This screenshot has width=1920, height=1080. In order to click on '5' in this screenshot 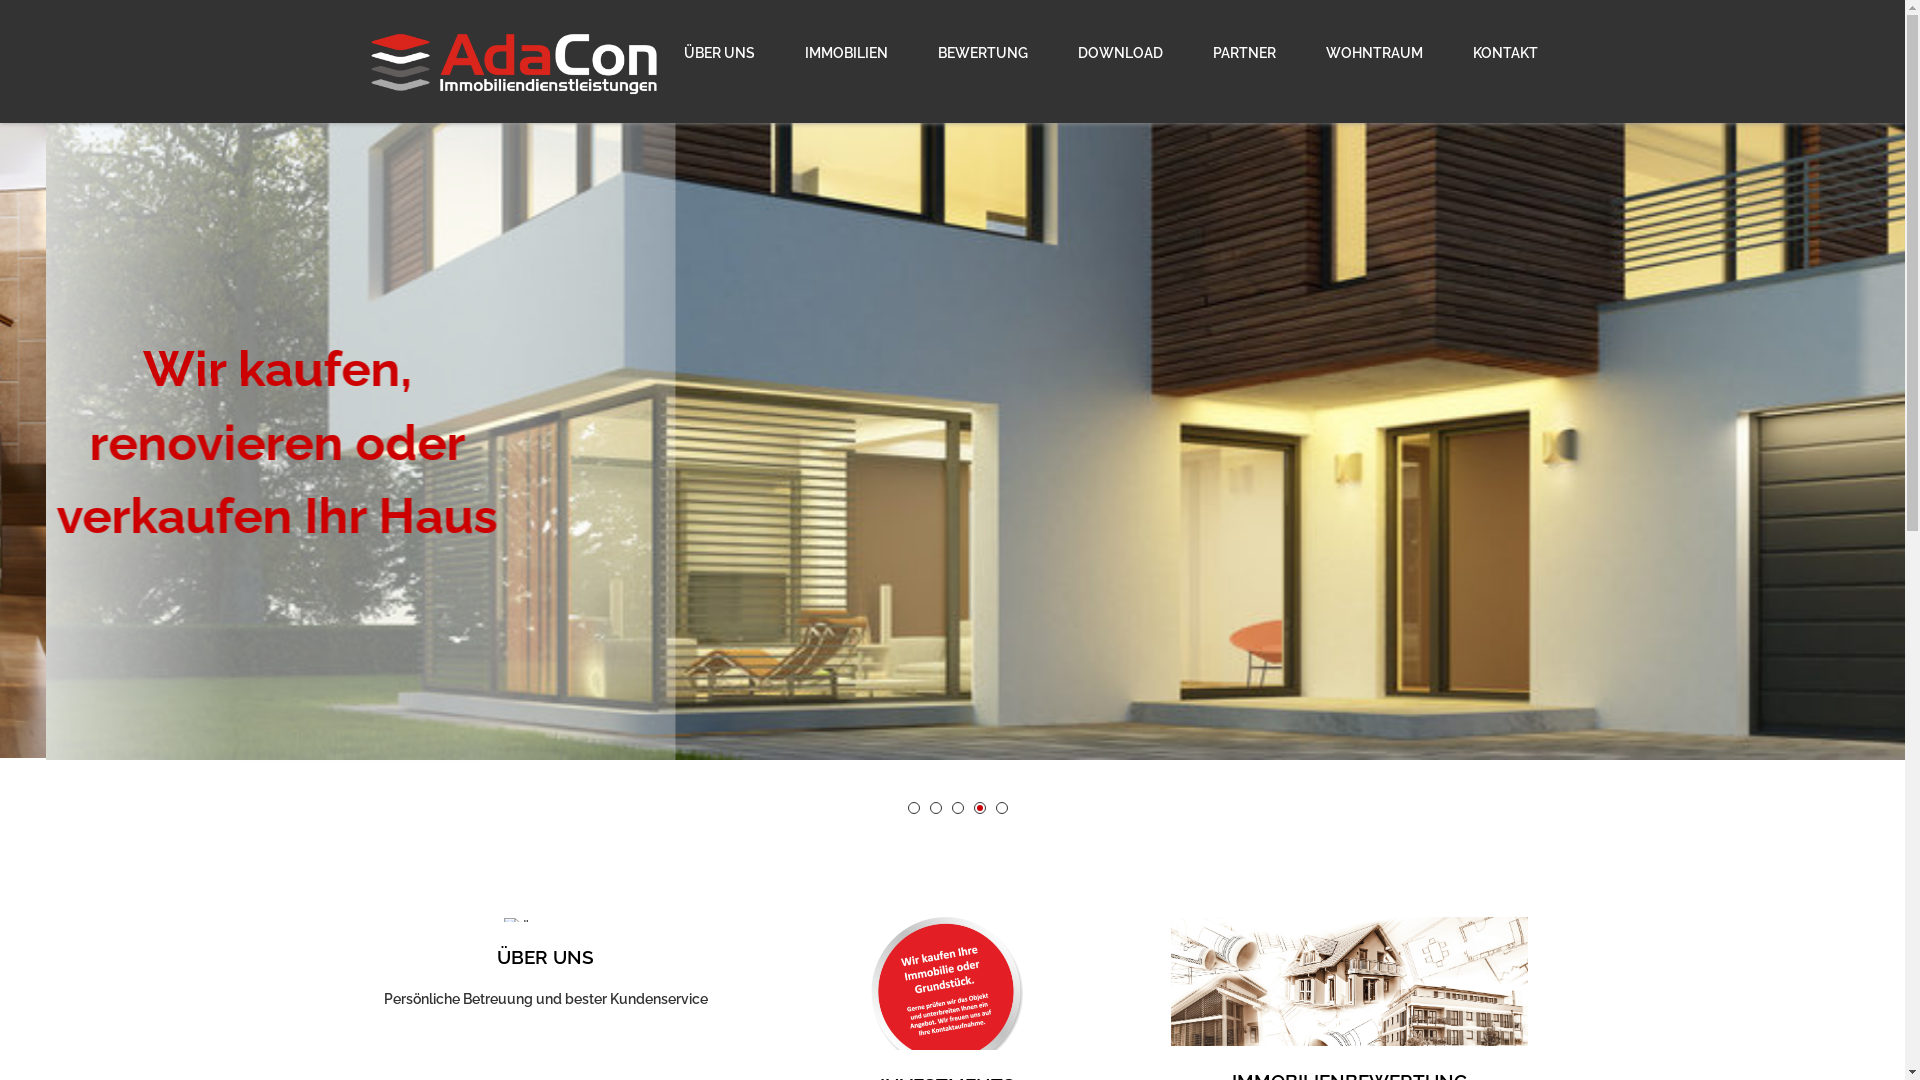, I will do `click(1002, 806)`.